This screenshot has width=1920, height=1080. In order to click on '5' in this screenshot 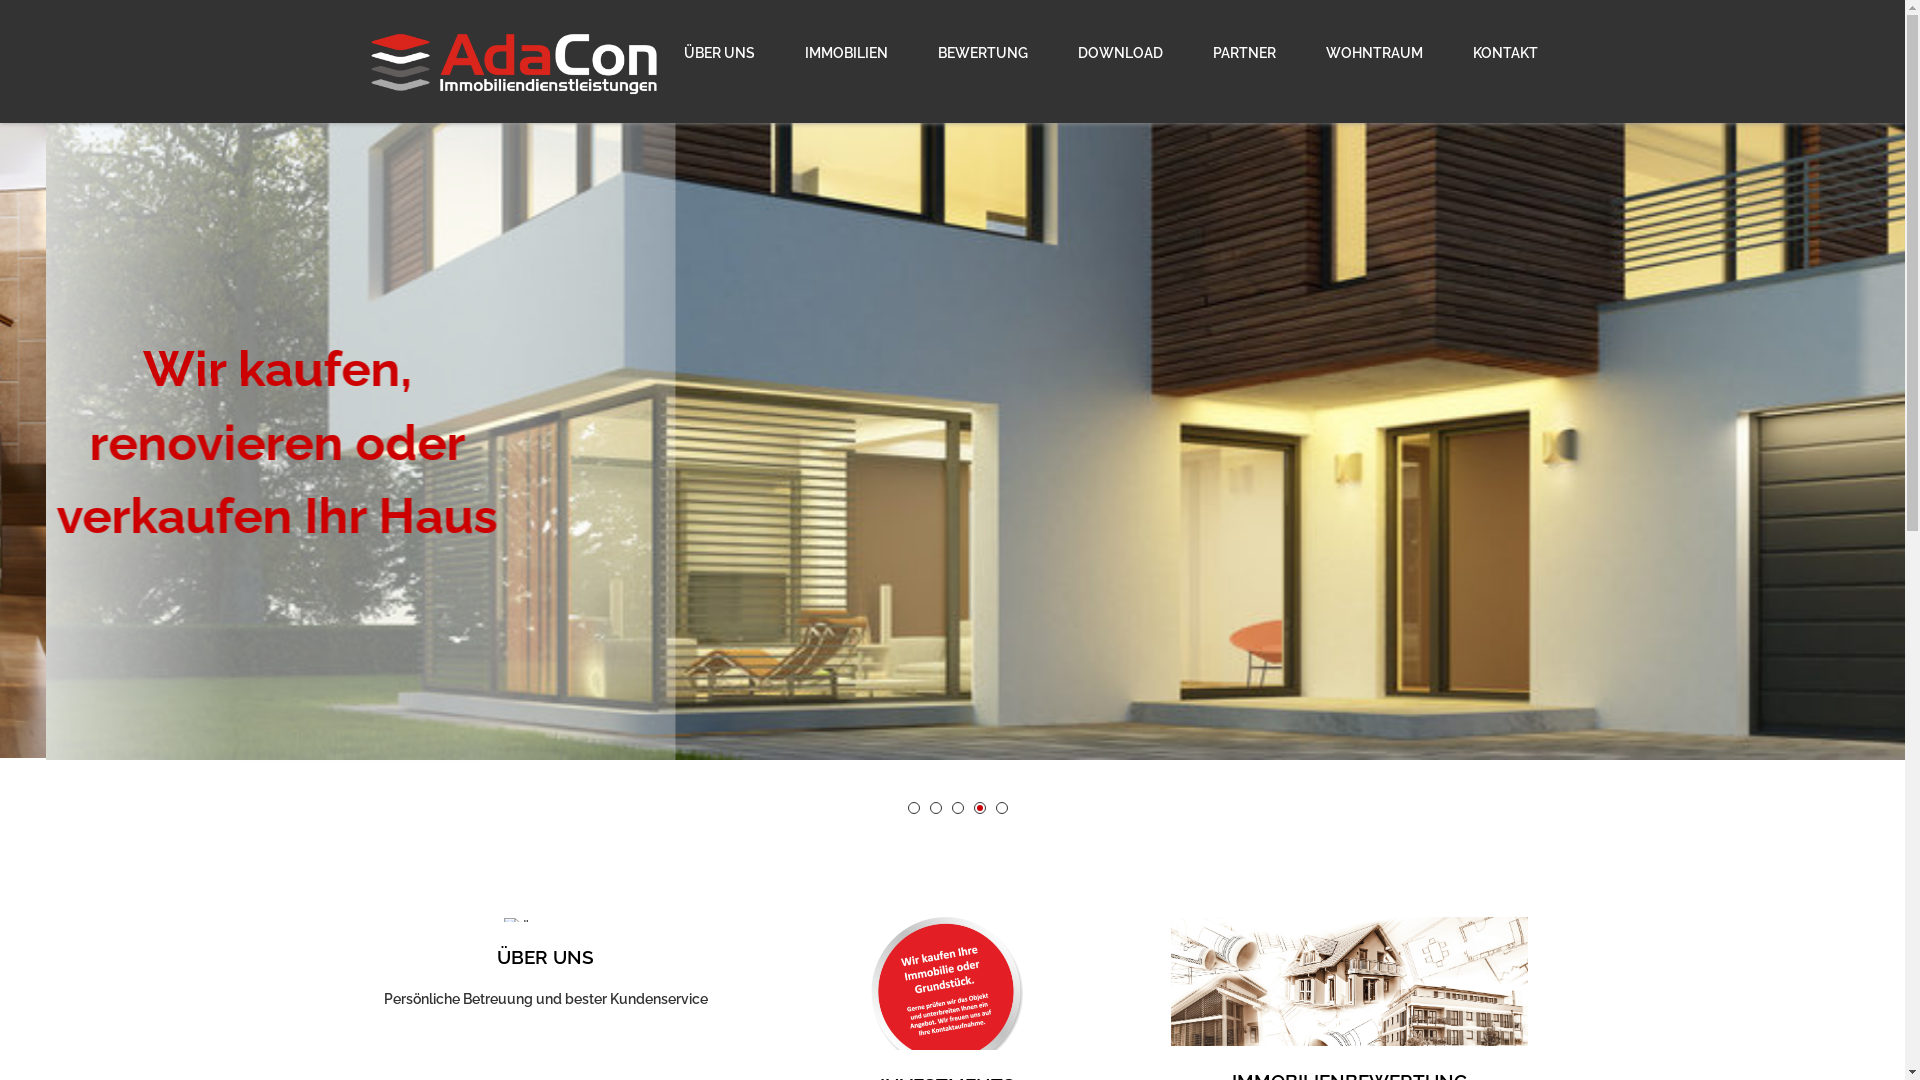, I will do `click(1002, 806)`.